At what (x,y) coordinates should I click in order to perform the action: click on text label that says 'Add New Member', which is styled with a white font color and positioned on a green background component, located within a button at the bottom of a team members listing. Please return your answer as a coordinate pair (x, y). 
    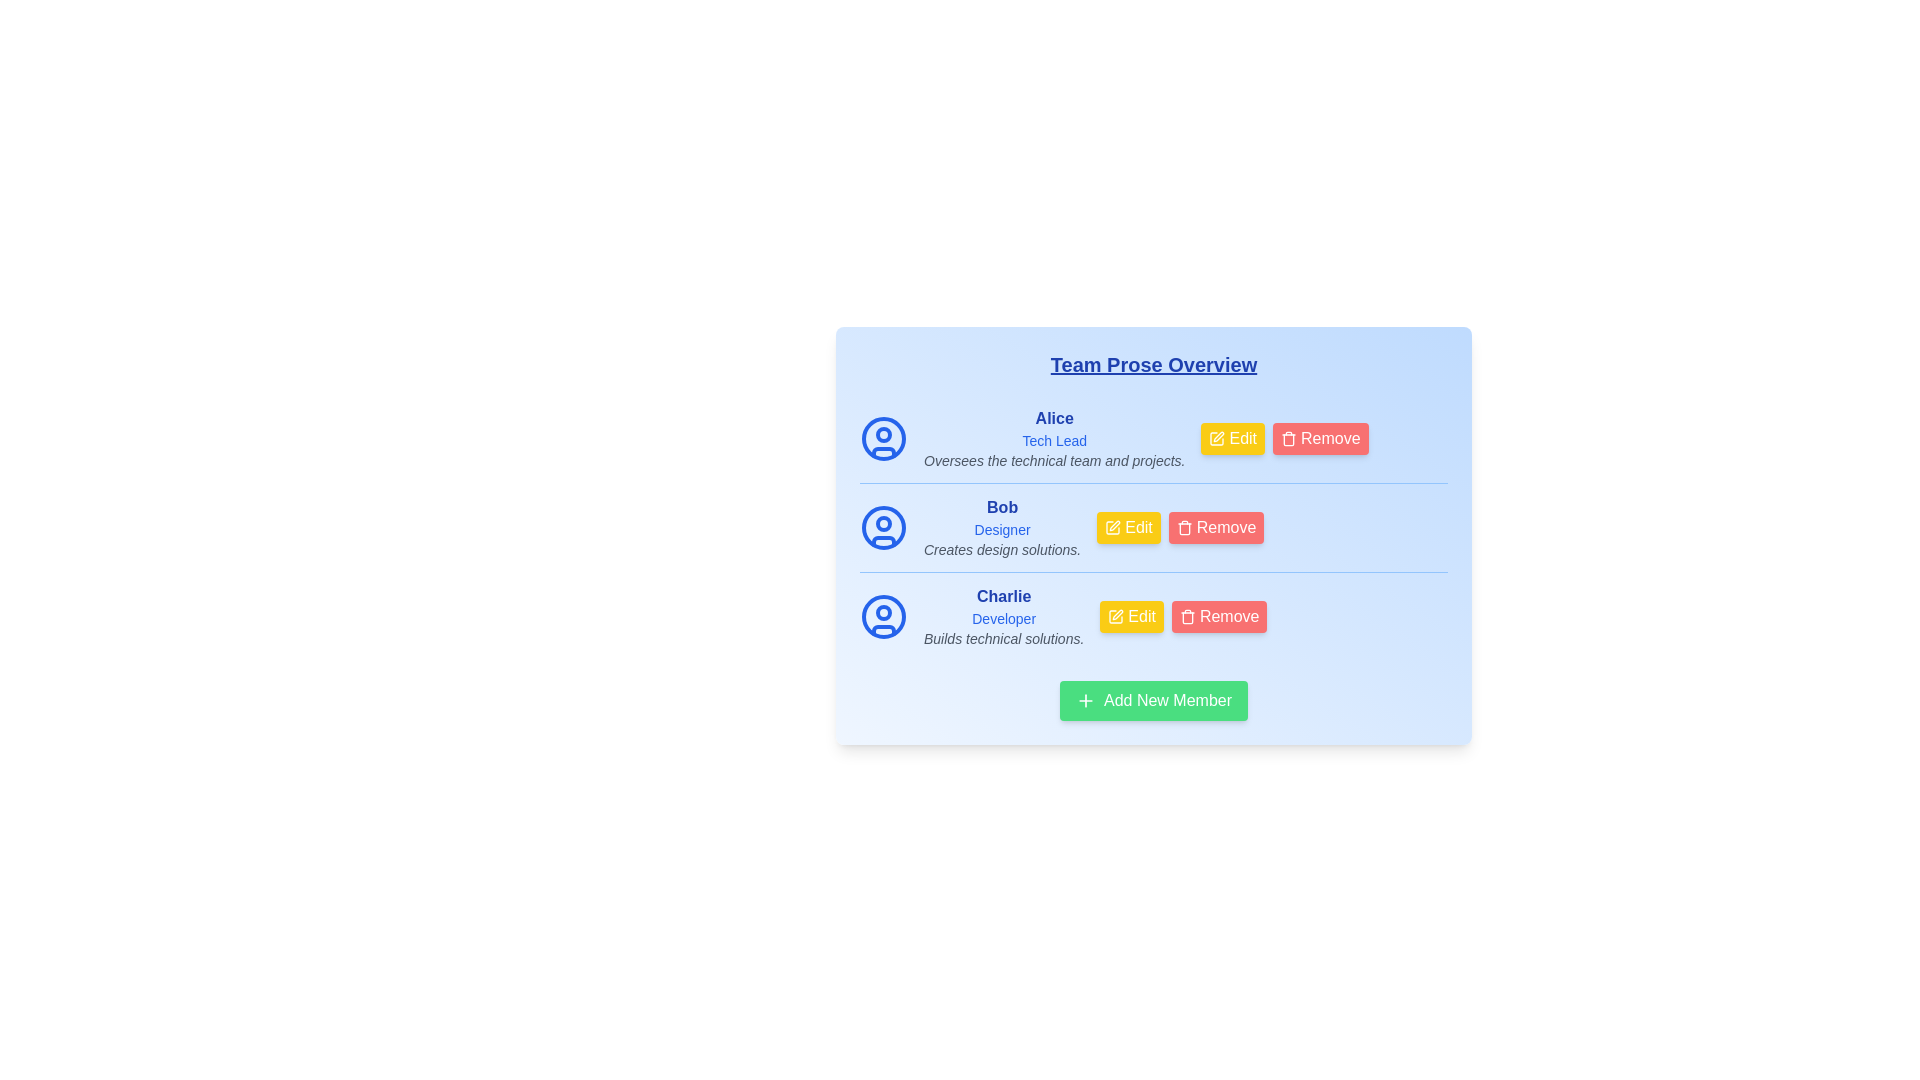
    Looking at the image, I should click on (1163, 700).